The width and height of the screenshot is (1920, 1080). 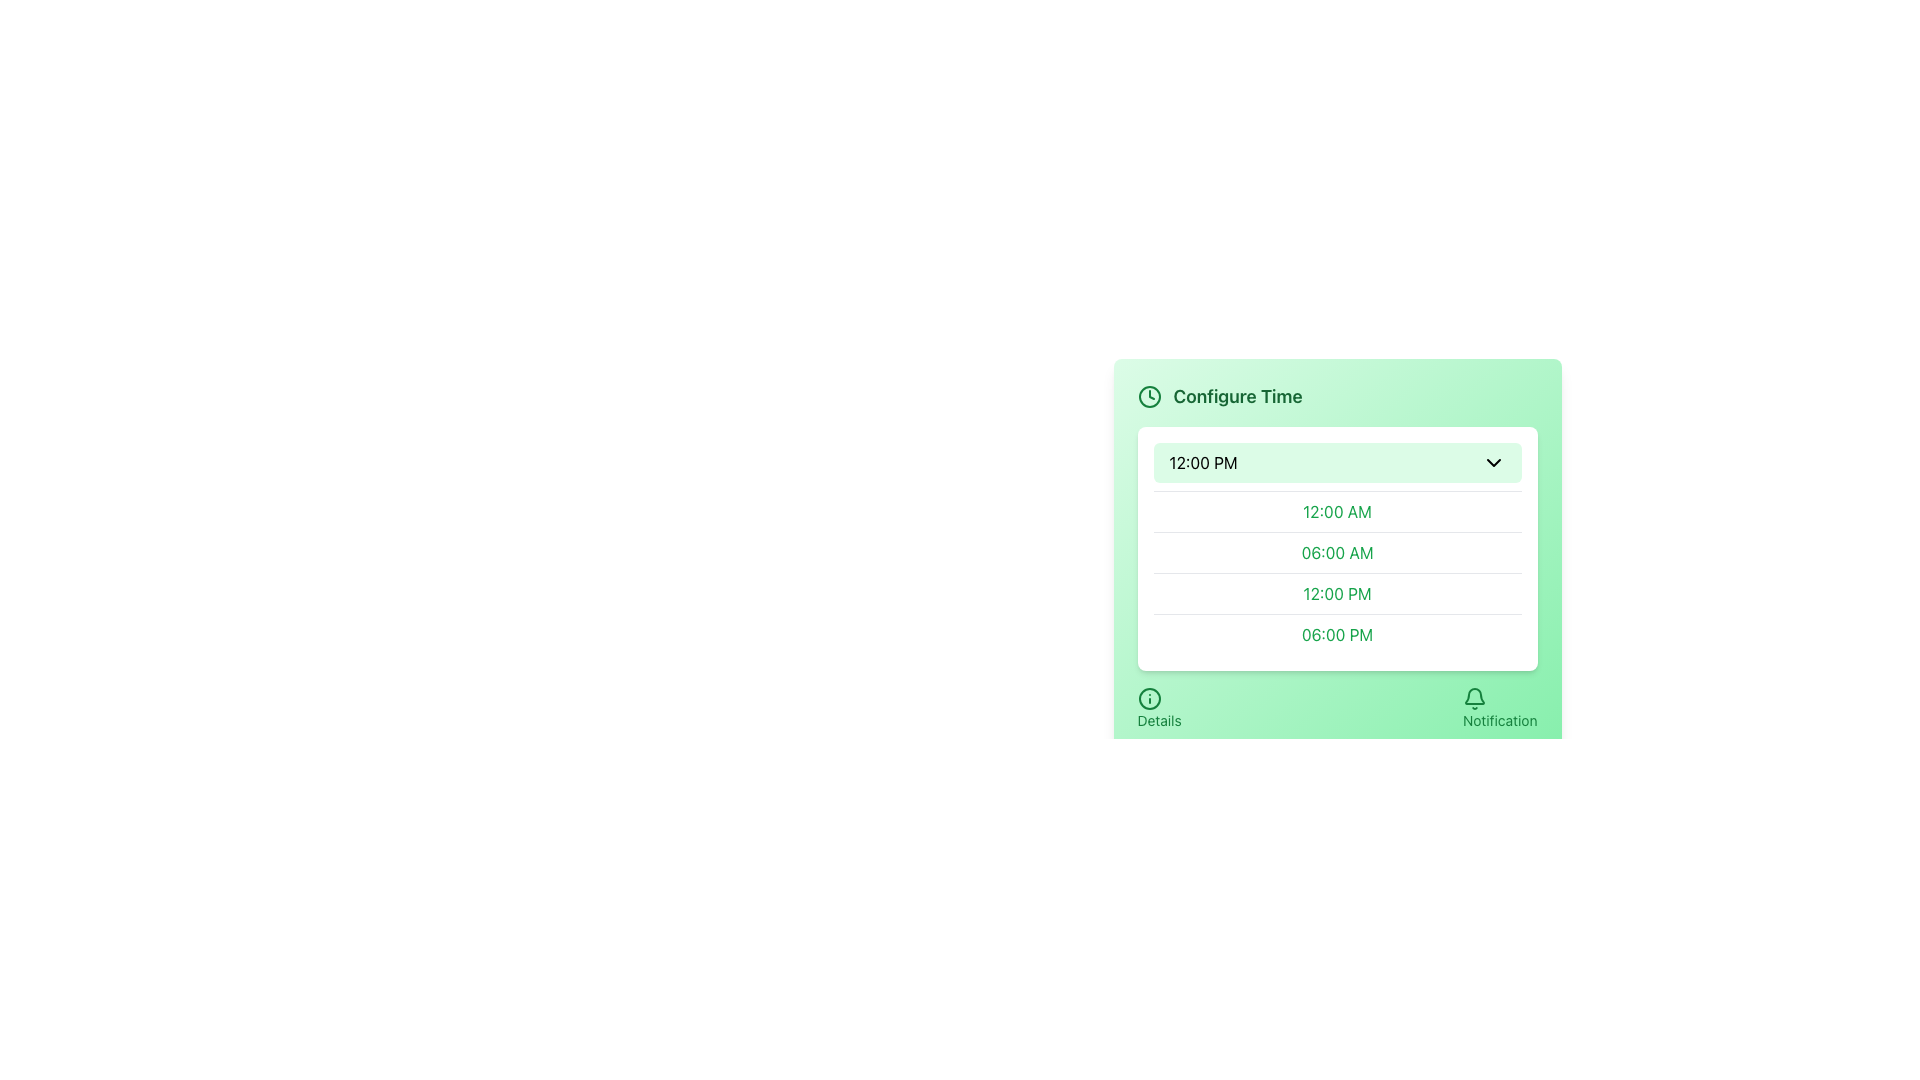 What do you see at coordinates (1337, 511) in the screenshot?
I see `the text label displaying '12:00 AM' in green font within the dropdown menu` at bounding box center [1337, 511].